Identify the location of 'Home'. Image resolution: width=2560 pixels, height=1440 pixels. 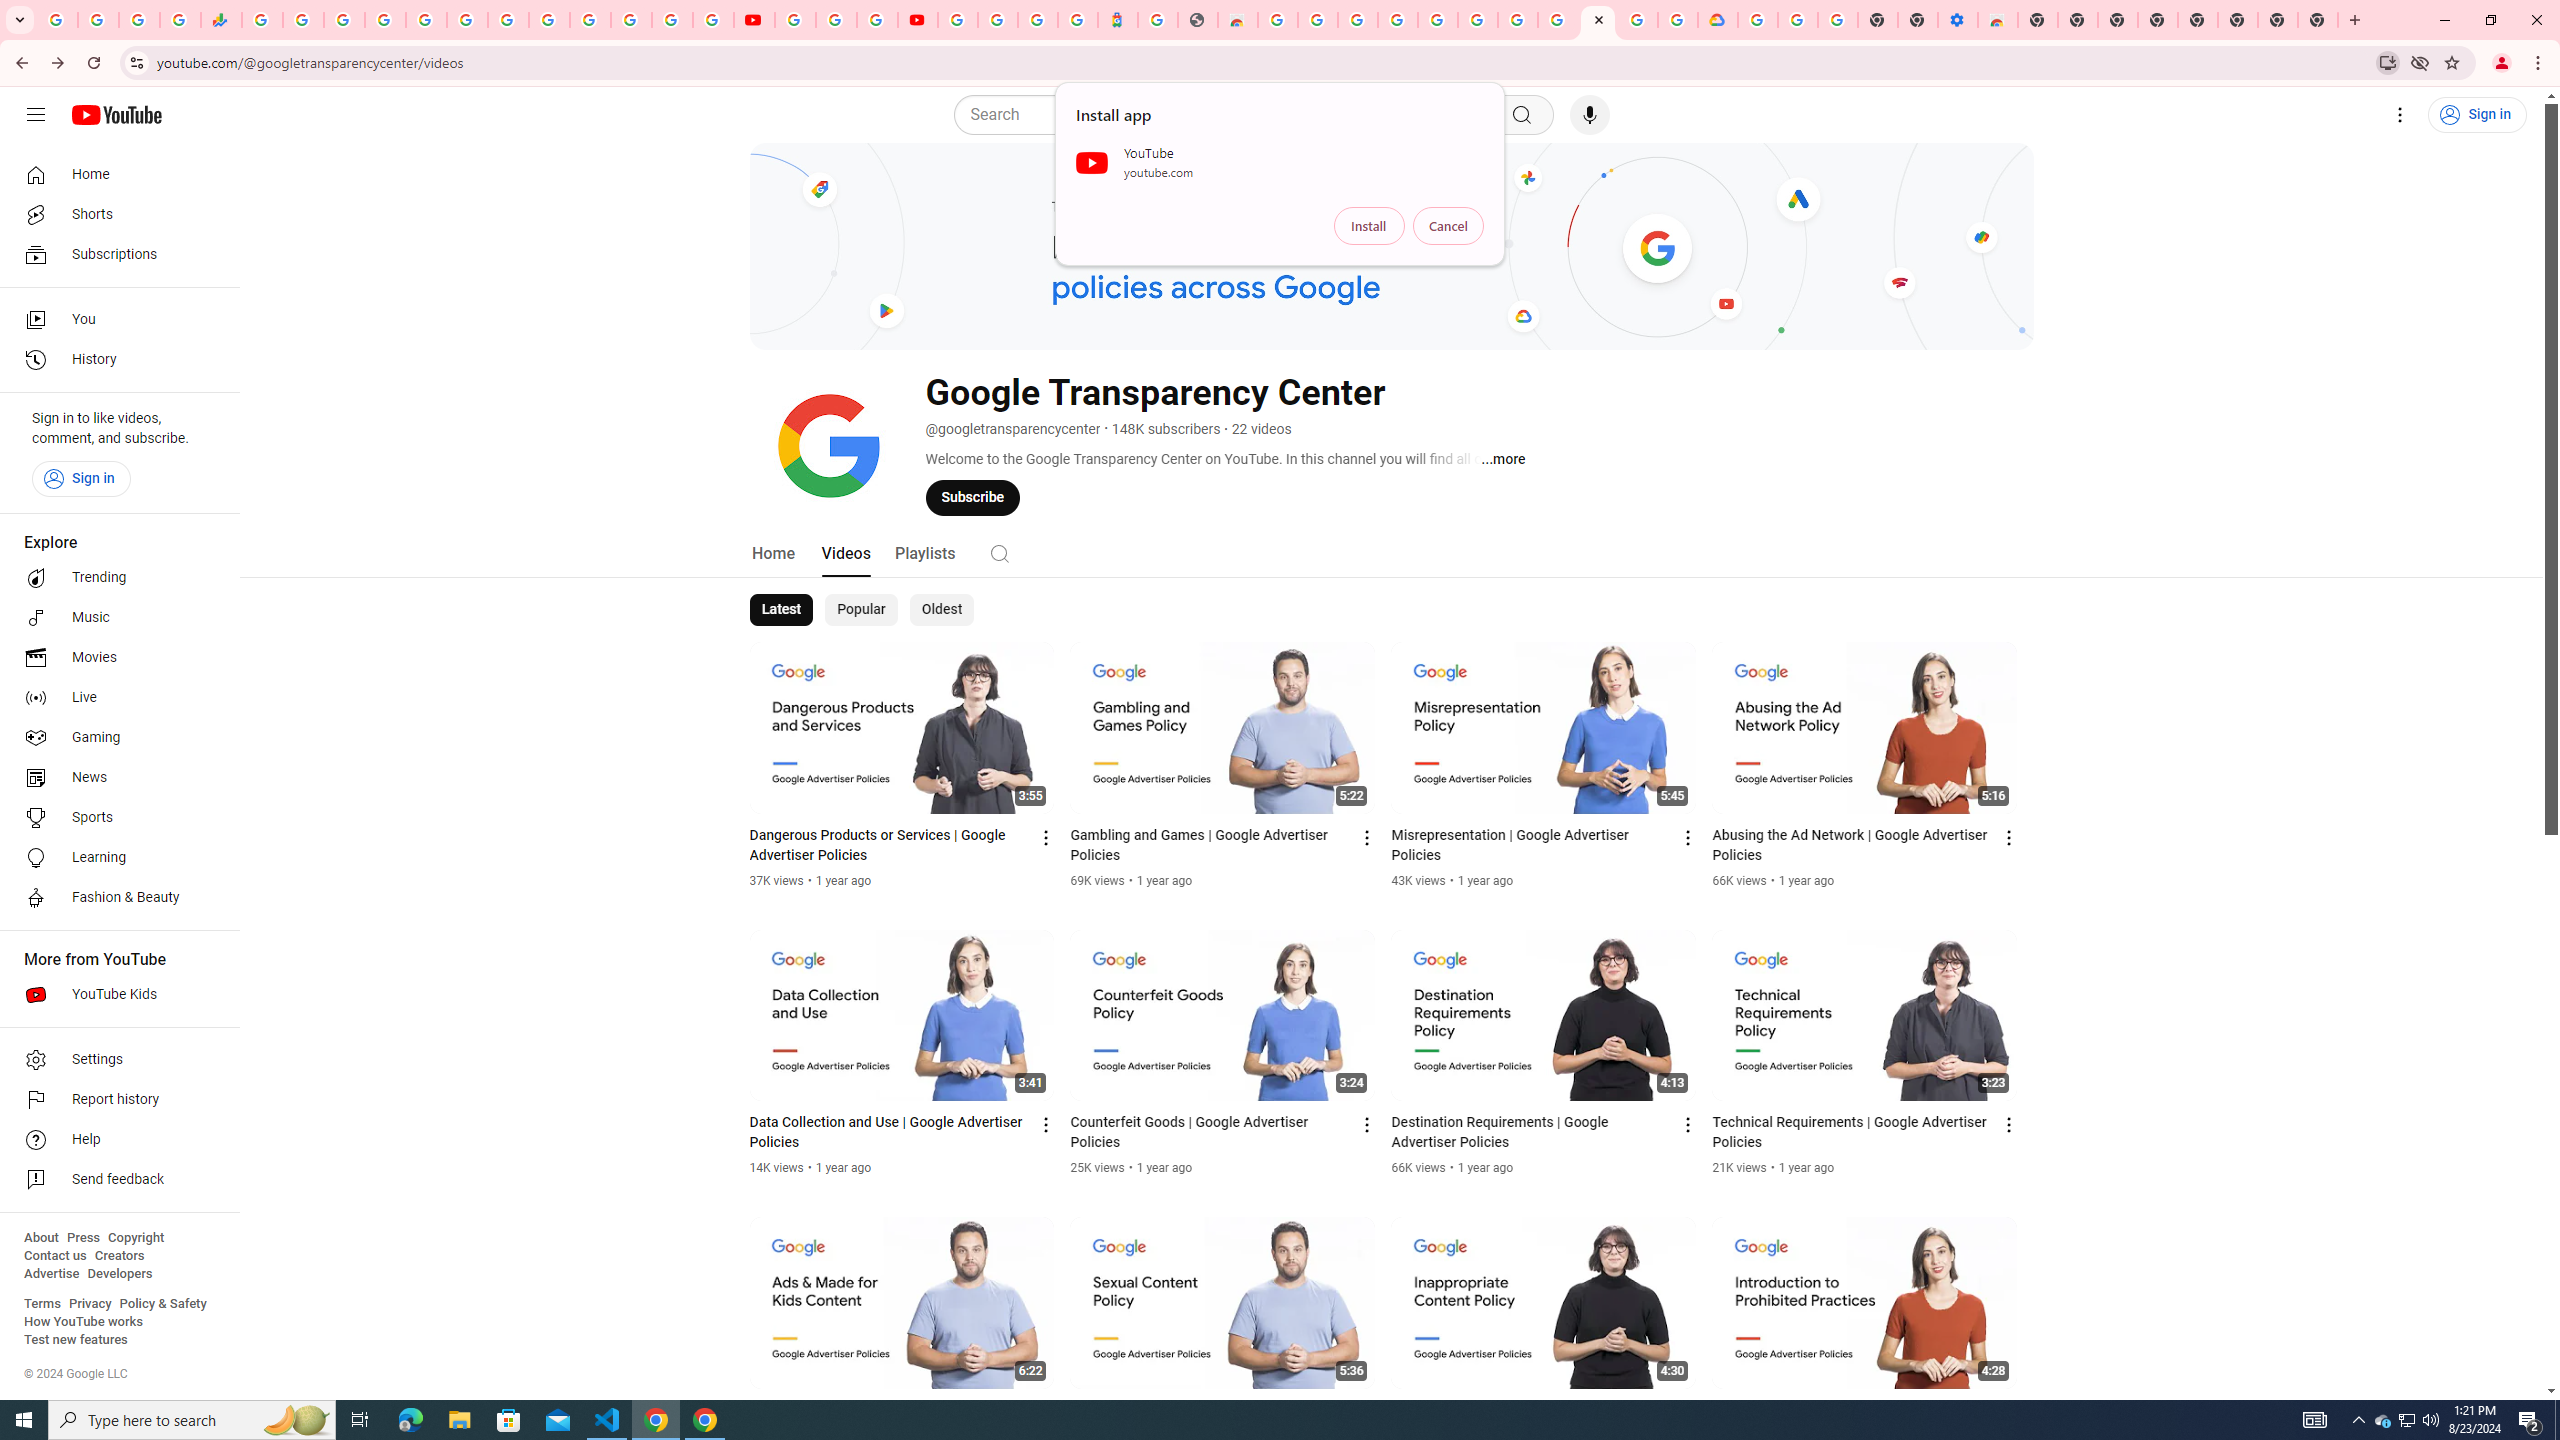
(113, 173).